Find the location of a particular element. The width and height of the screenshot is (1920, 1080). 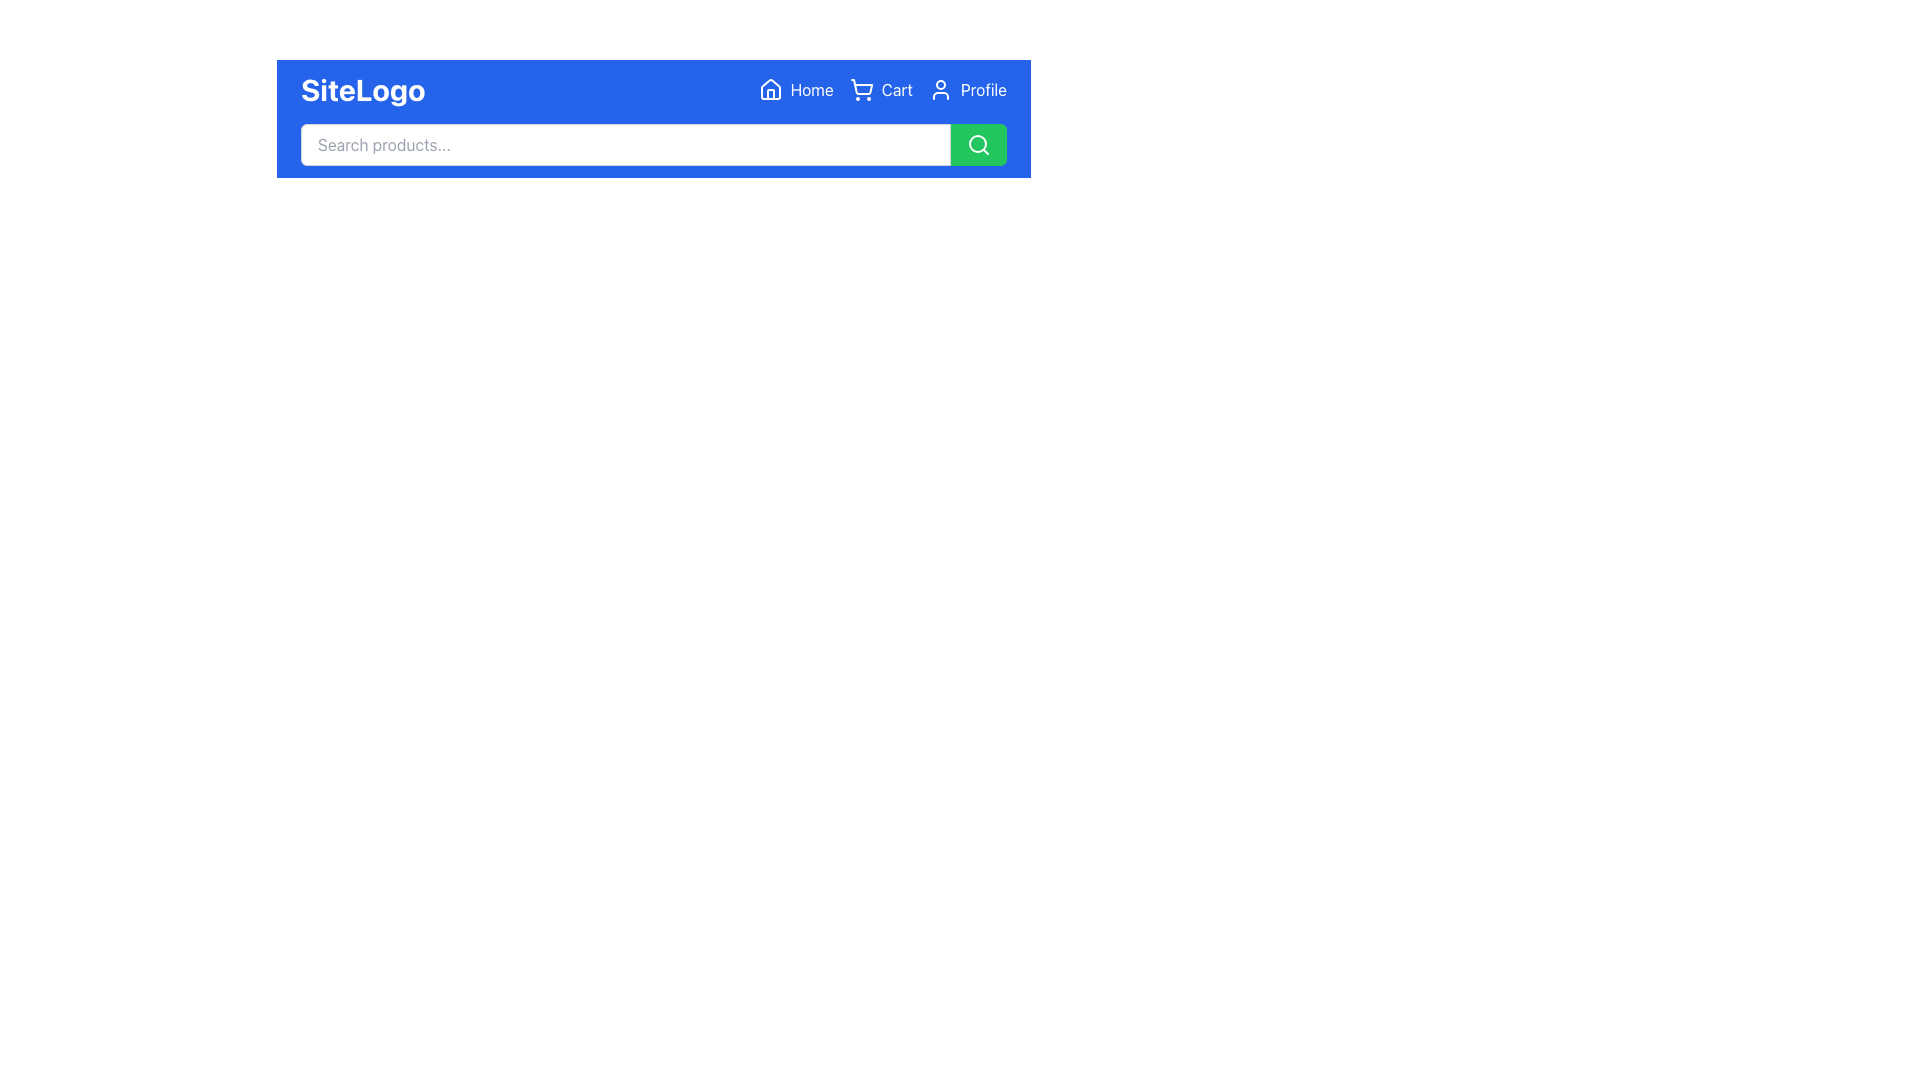

the green button with a magnifying glass icon located to the right of the search bar is located at coordinates (979, 144).